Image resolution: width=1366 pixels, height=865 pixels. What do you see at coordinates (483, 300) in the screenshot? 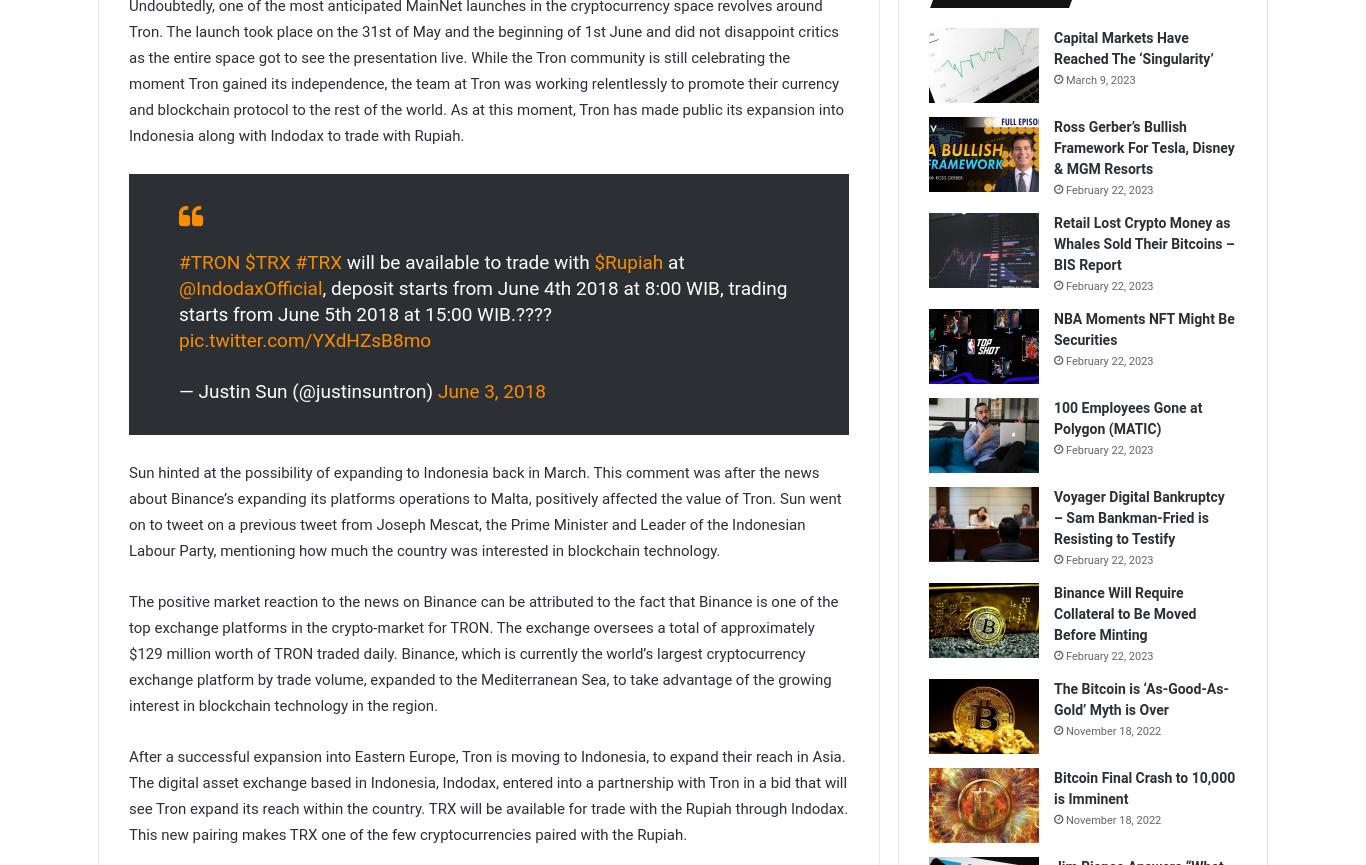
I see `', deposit starts from June 4th 2018 at 8:00 WIB, trading starts from June 5th 2018 at 15:00 WIB.????'` at bounding box center [483, 300].